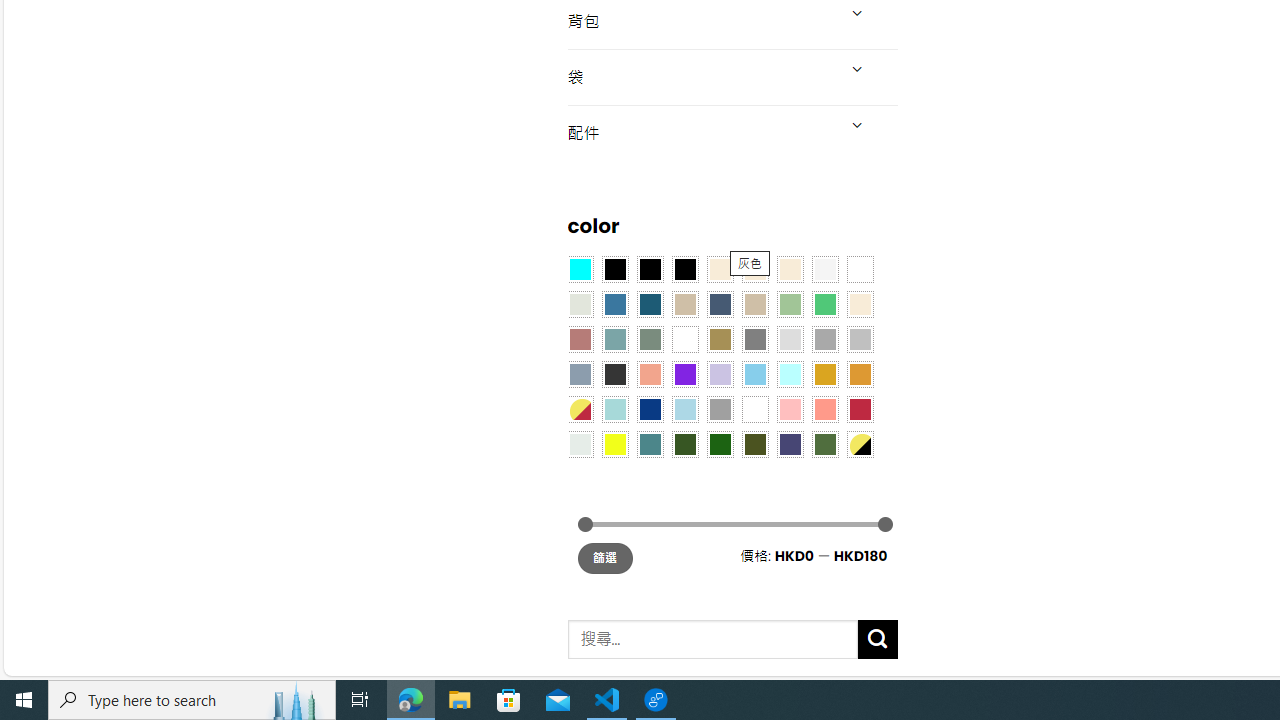  I want to click on 'Cream', so click(788, 270).